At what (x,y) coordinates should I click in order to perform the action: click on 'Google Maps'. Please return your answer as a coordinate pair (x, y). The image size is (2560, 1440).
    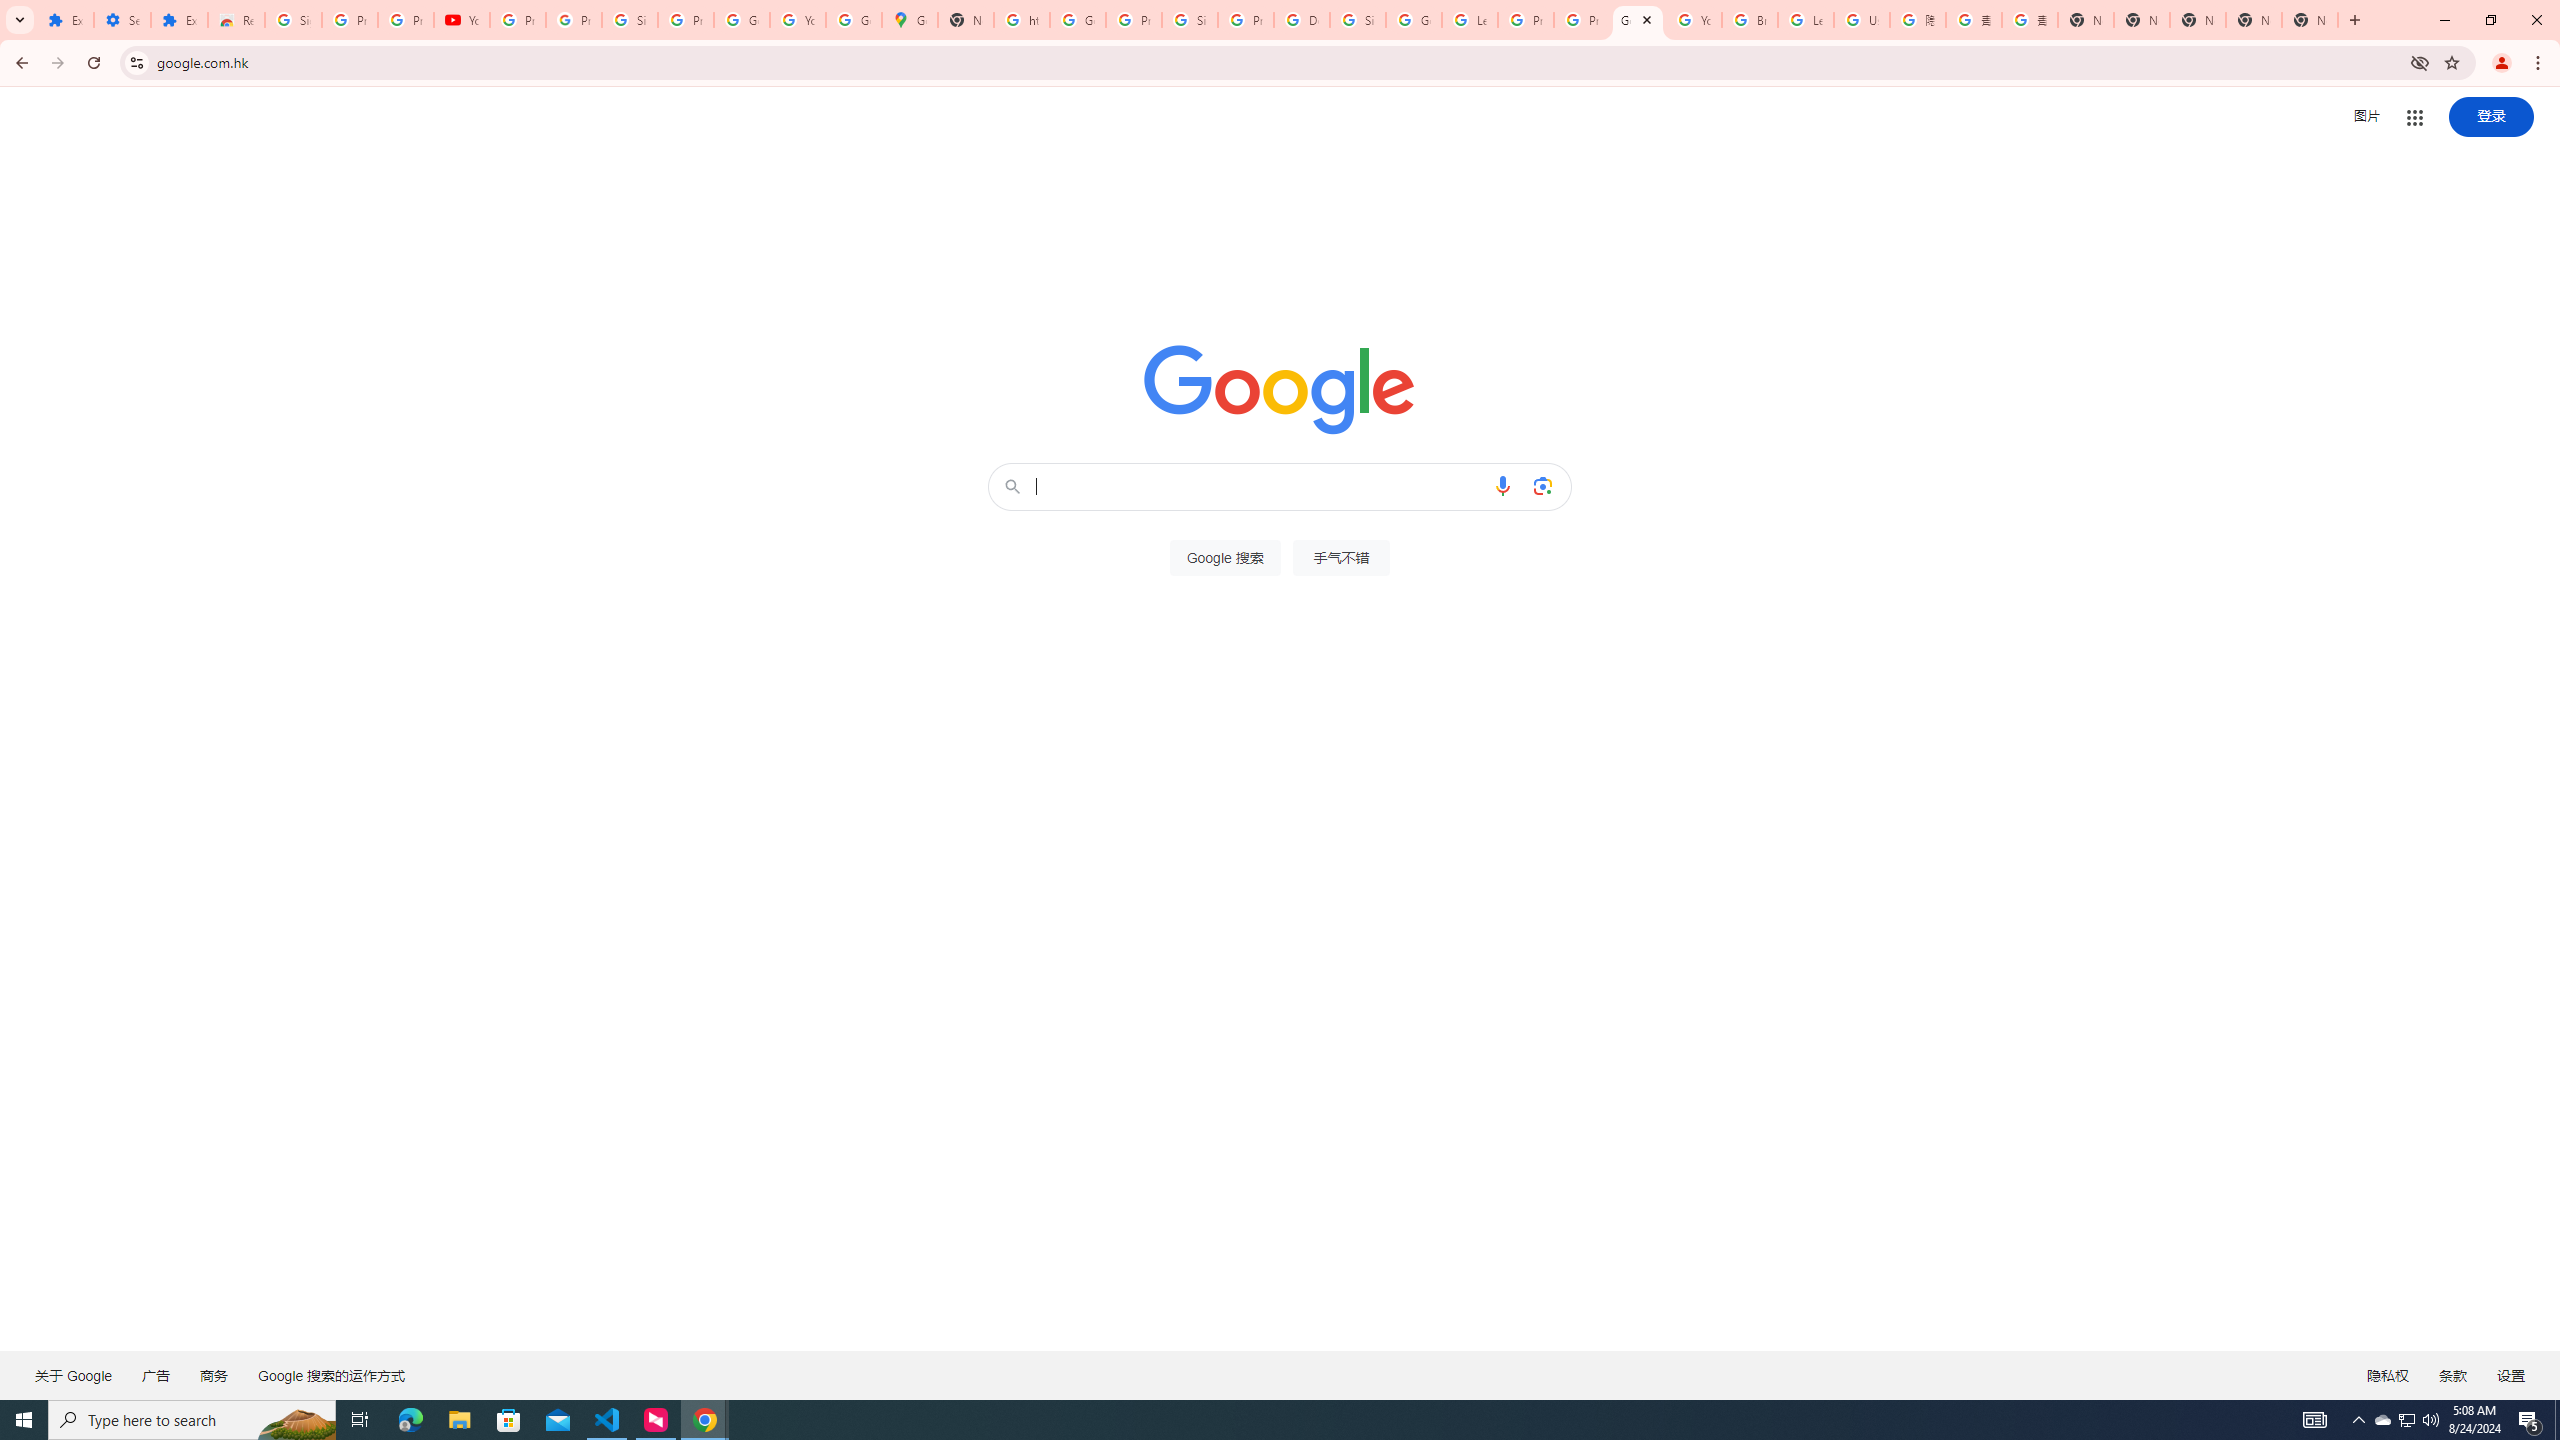
    Looking at the image, I should click on (909, 19).